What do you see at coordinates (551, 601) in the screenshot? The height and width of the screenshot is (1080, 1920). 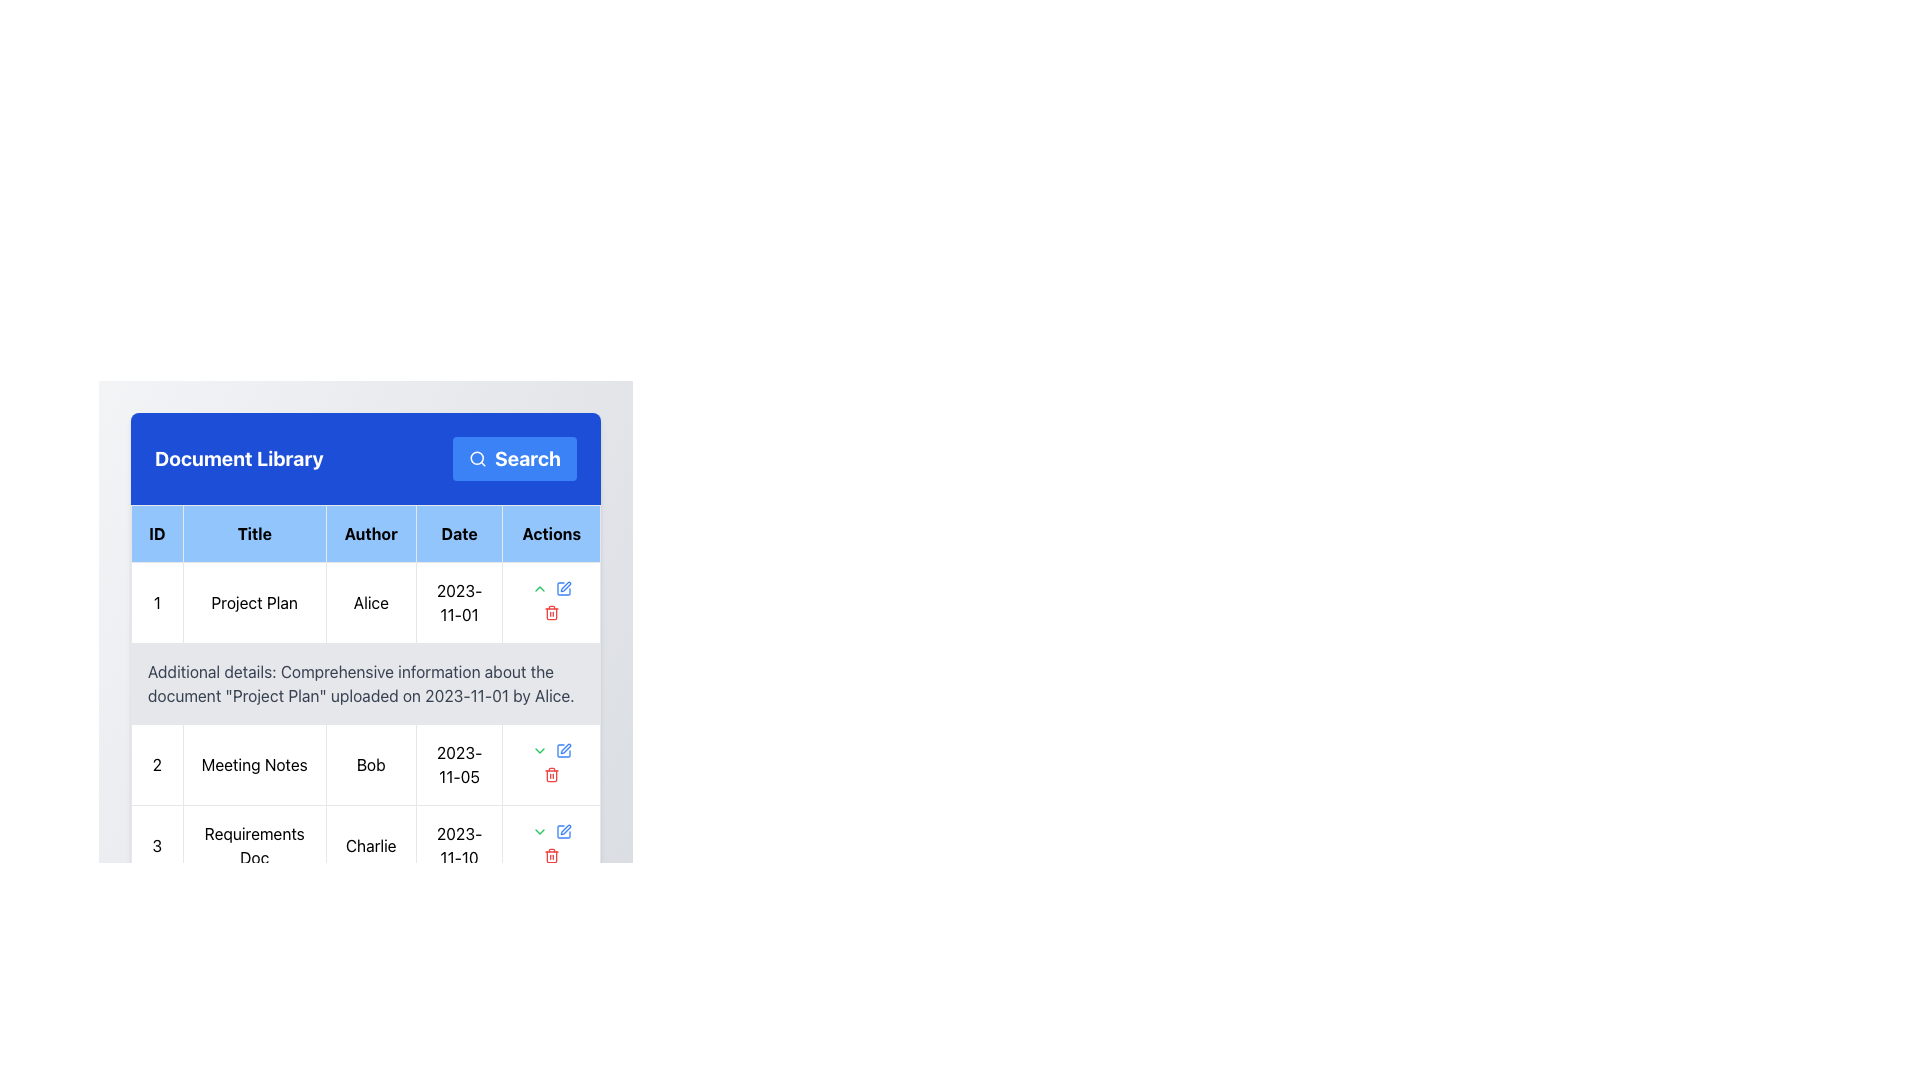 I see `the small red delete icon (trash can shape) located in the 'Actions' column for the 'Project Plan' entry by 'Alice' dated '2023-11-01' to initiate deletion of the associated row` at bounding box center [551, 601].